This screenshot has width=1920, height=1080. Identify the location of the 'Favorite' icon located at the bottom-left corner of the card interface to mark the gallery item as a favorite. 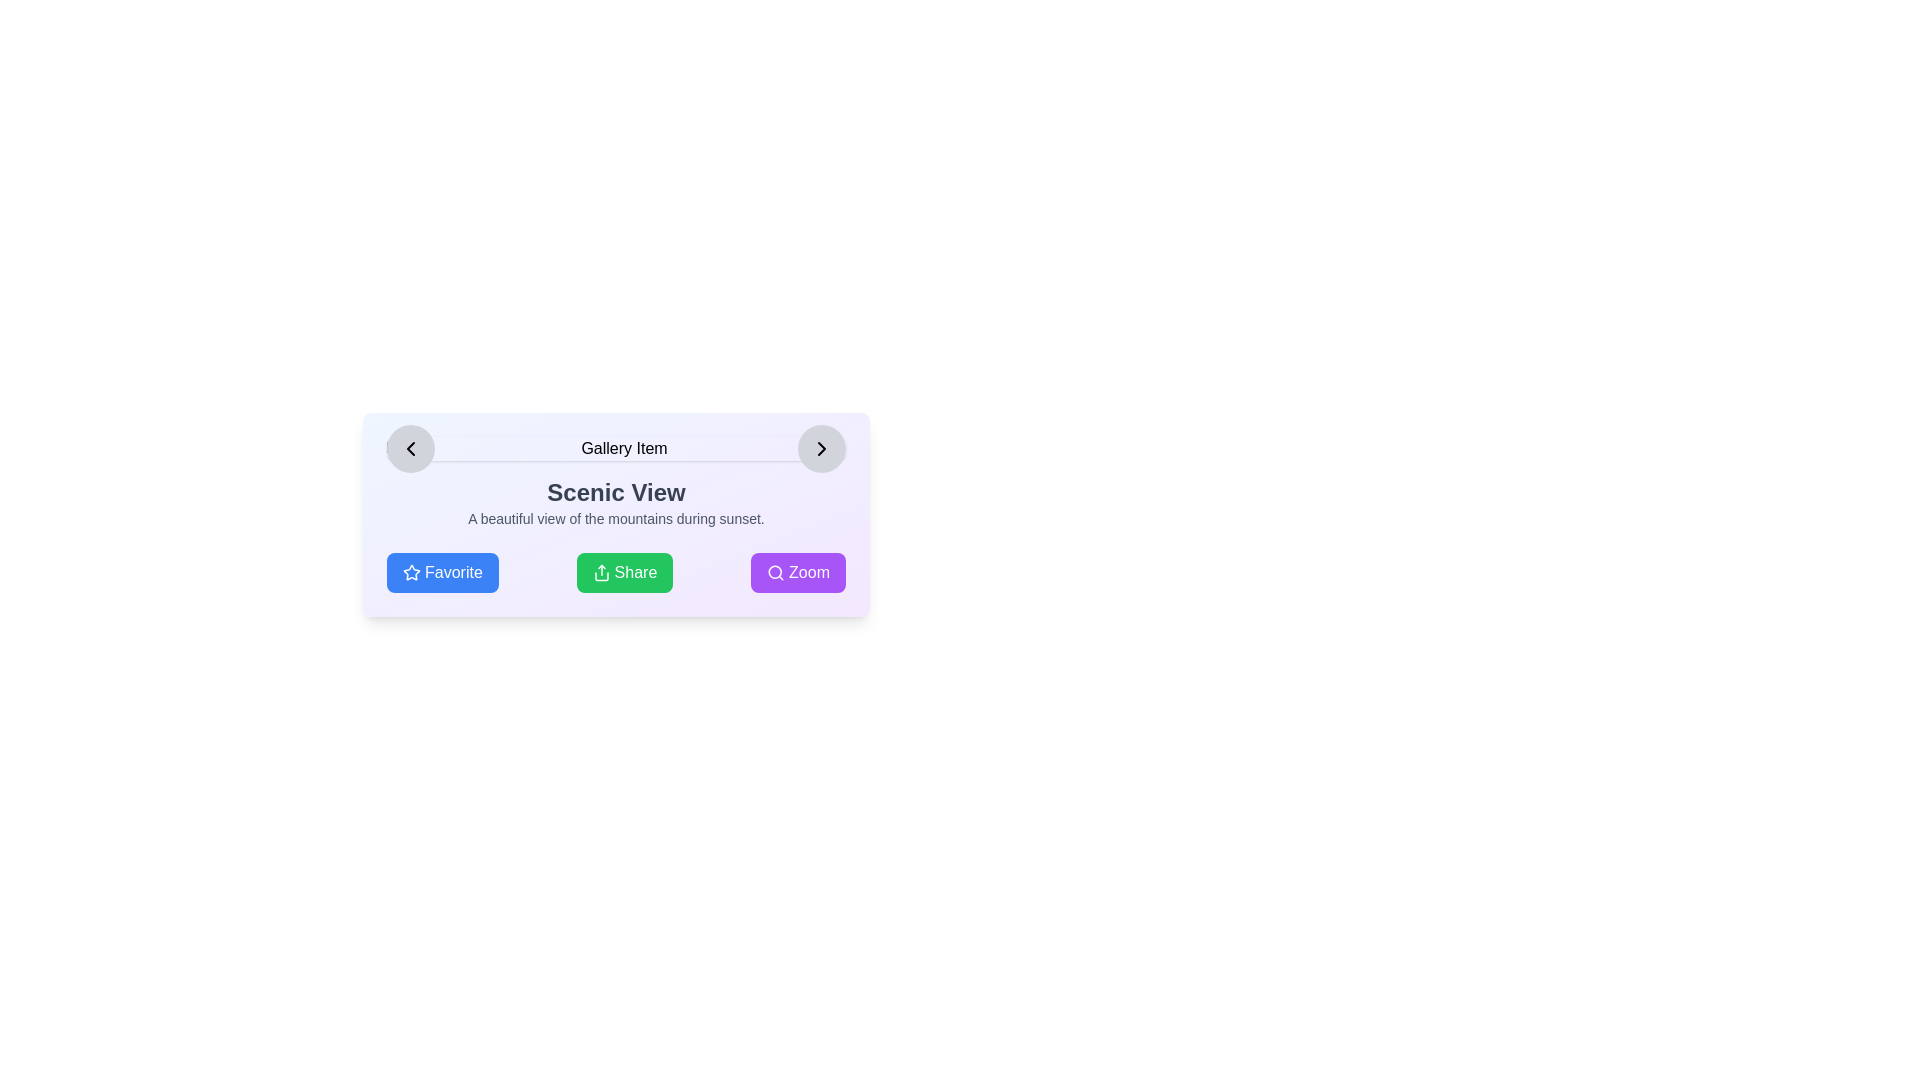
(410, 571).